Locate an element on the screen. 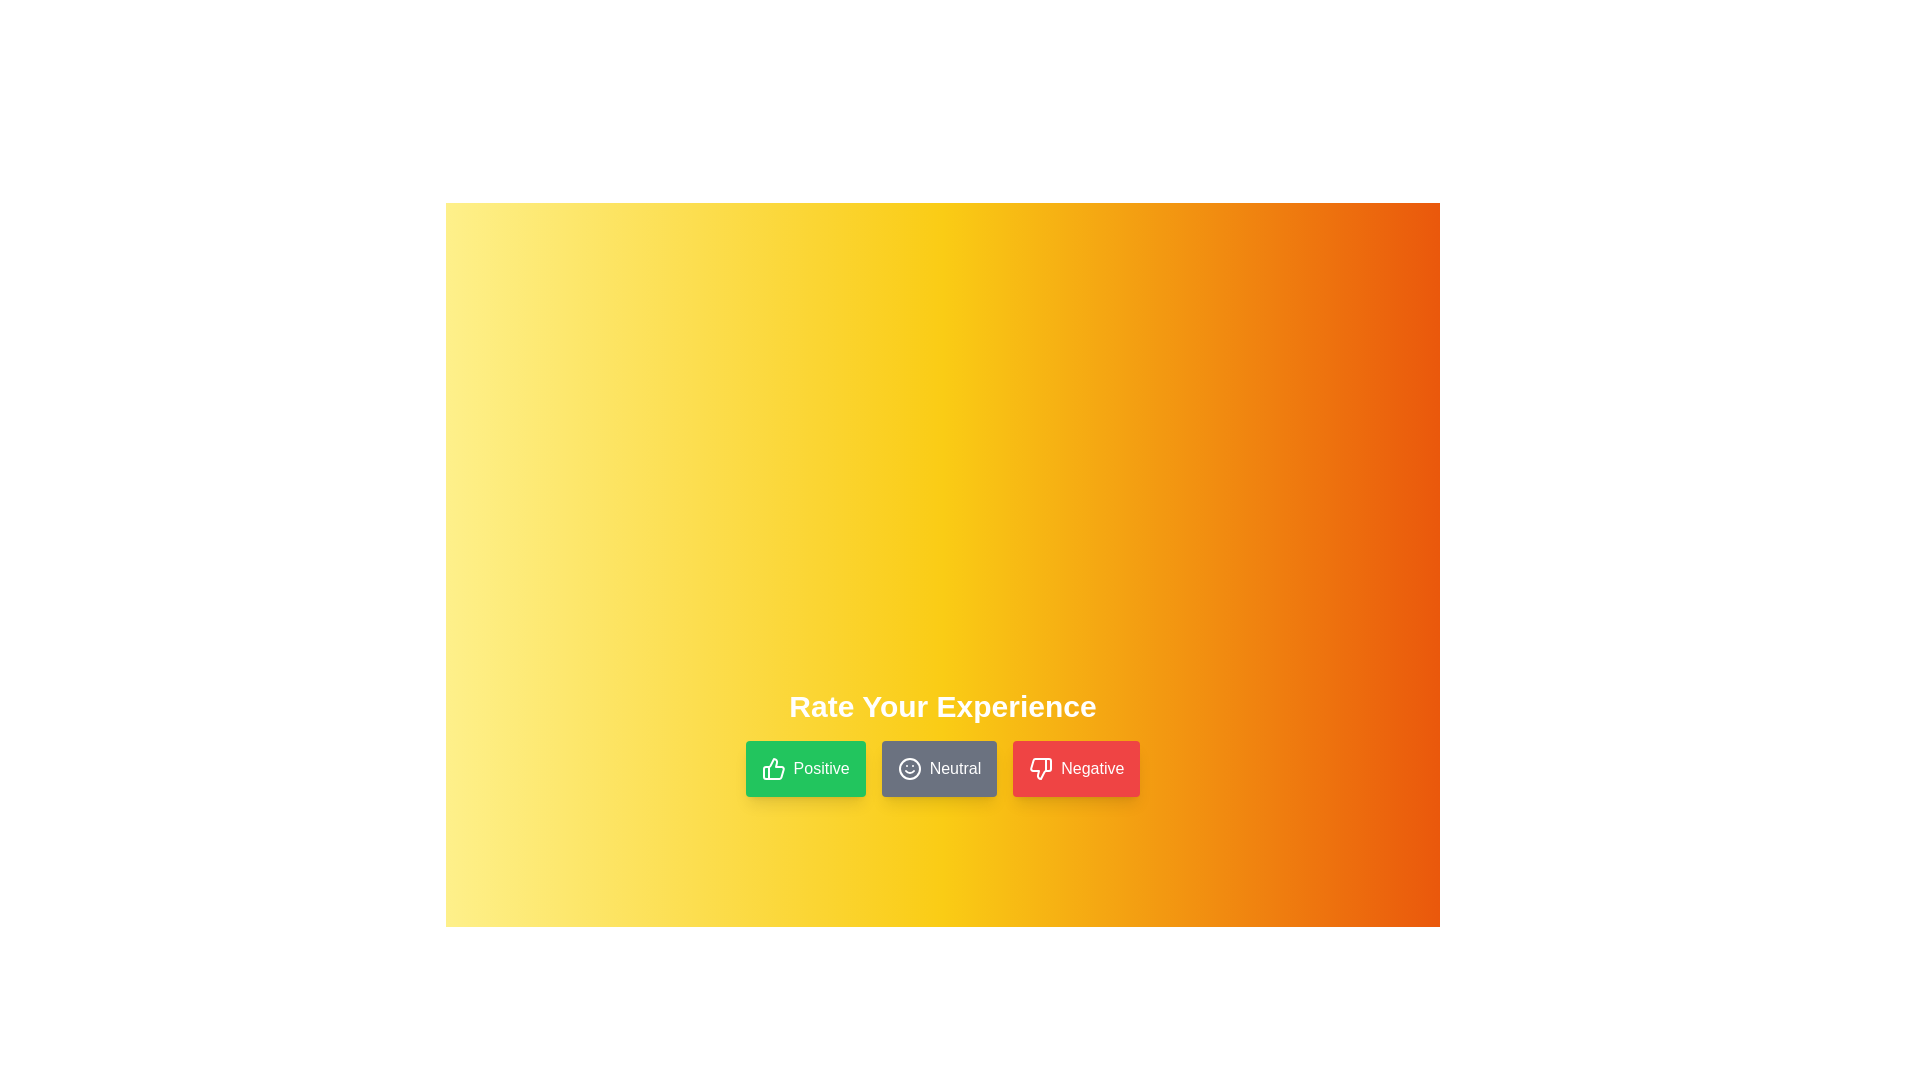  the 'Neutral' button containing the SVG icon that represents the 'Neutral' rating option is located at coordinates (908, 767).